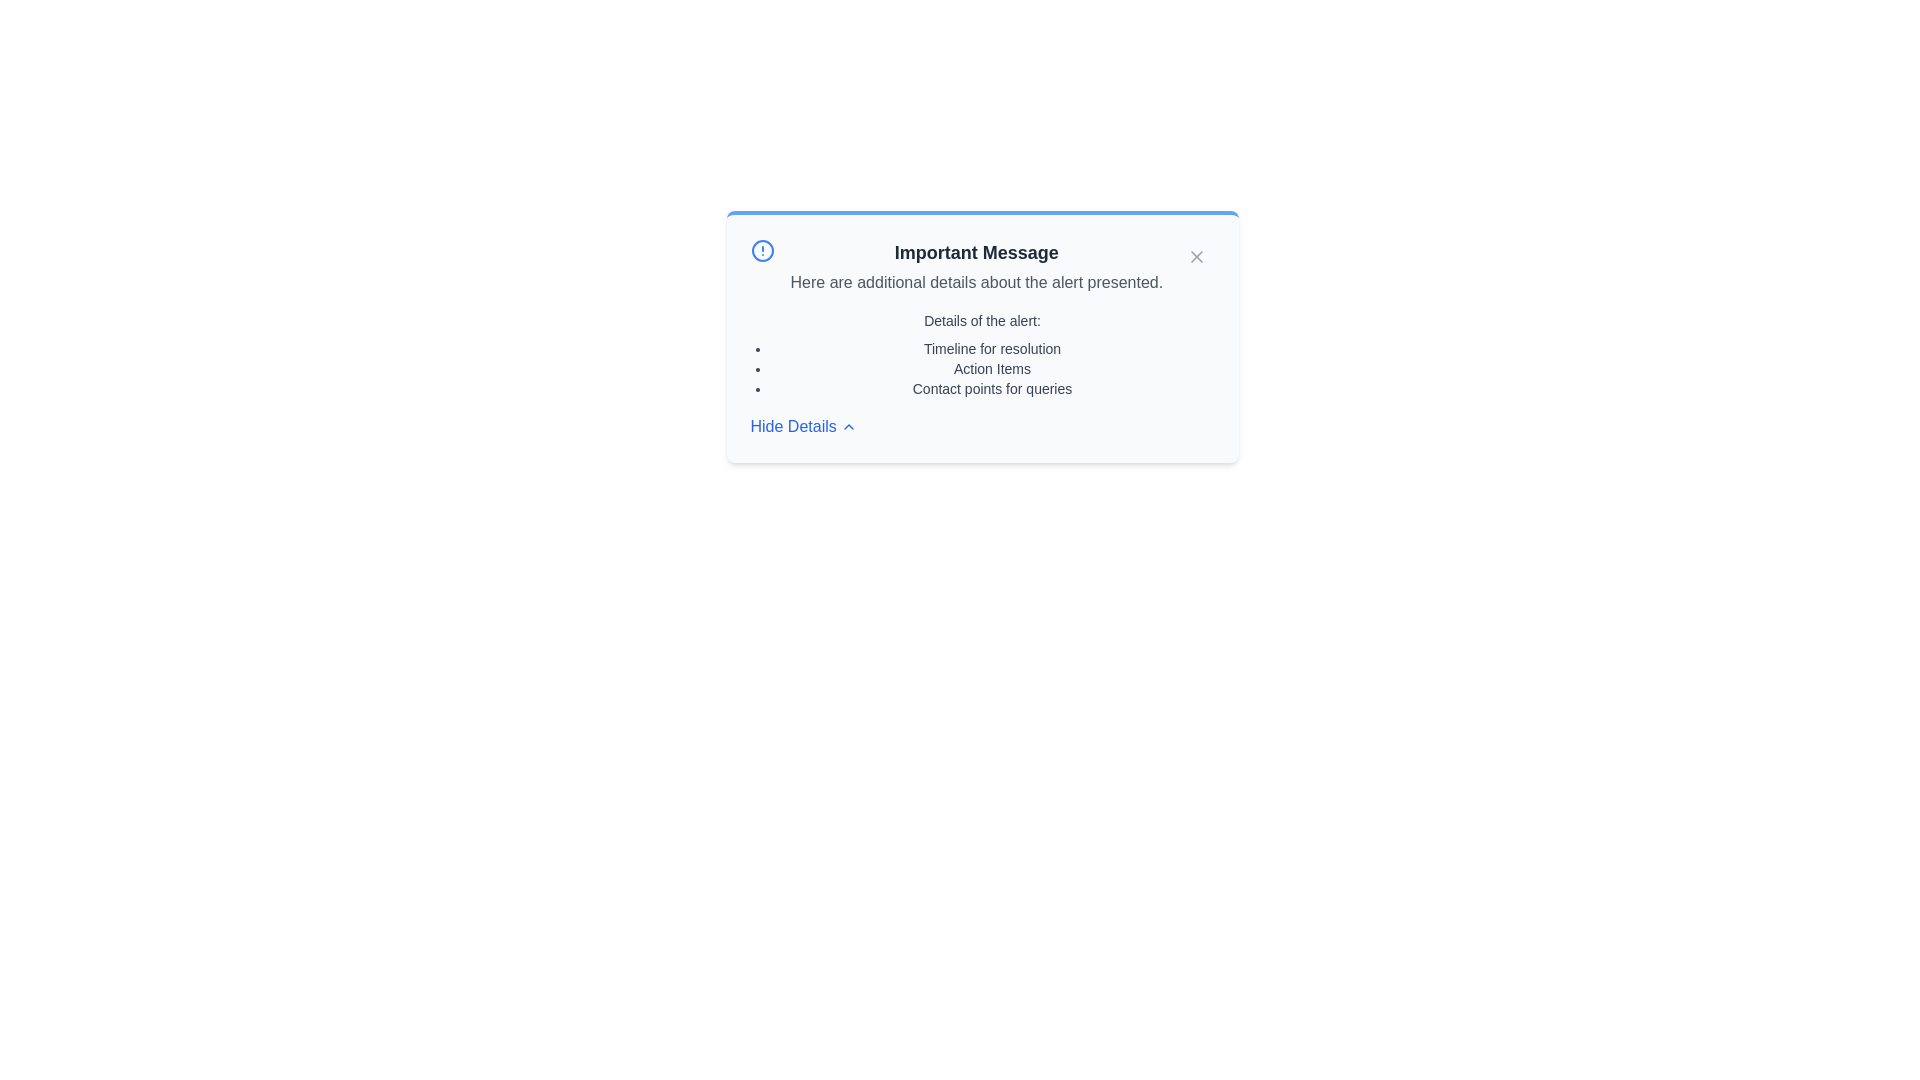 This screenshot has width=1920, height=1080. Describe the element at coordinates (848, 426) in the screenshot. I see `the upward Chevron icon located to the right of the 'Hide Details' text link` at that location.